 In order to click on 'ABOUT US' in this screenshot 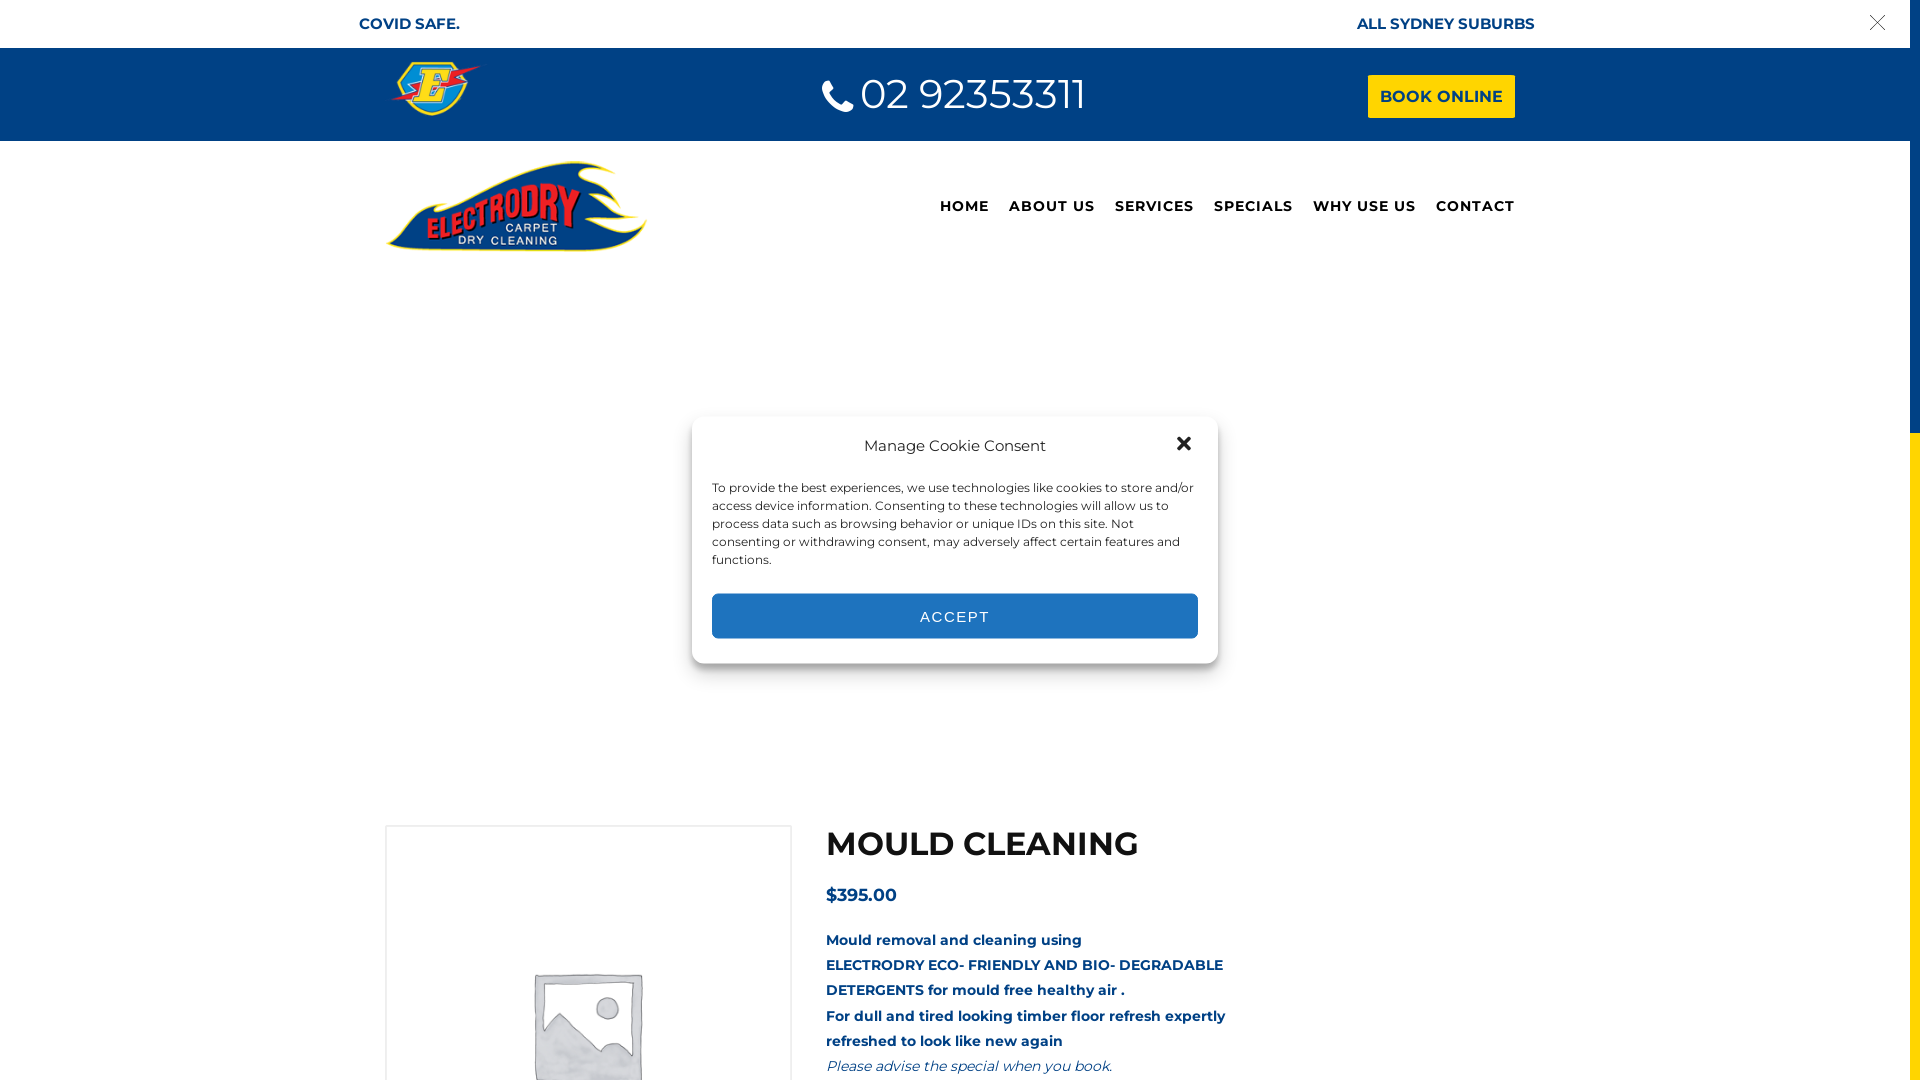, I will do `click(1050, 206)`.